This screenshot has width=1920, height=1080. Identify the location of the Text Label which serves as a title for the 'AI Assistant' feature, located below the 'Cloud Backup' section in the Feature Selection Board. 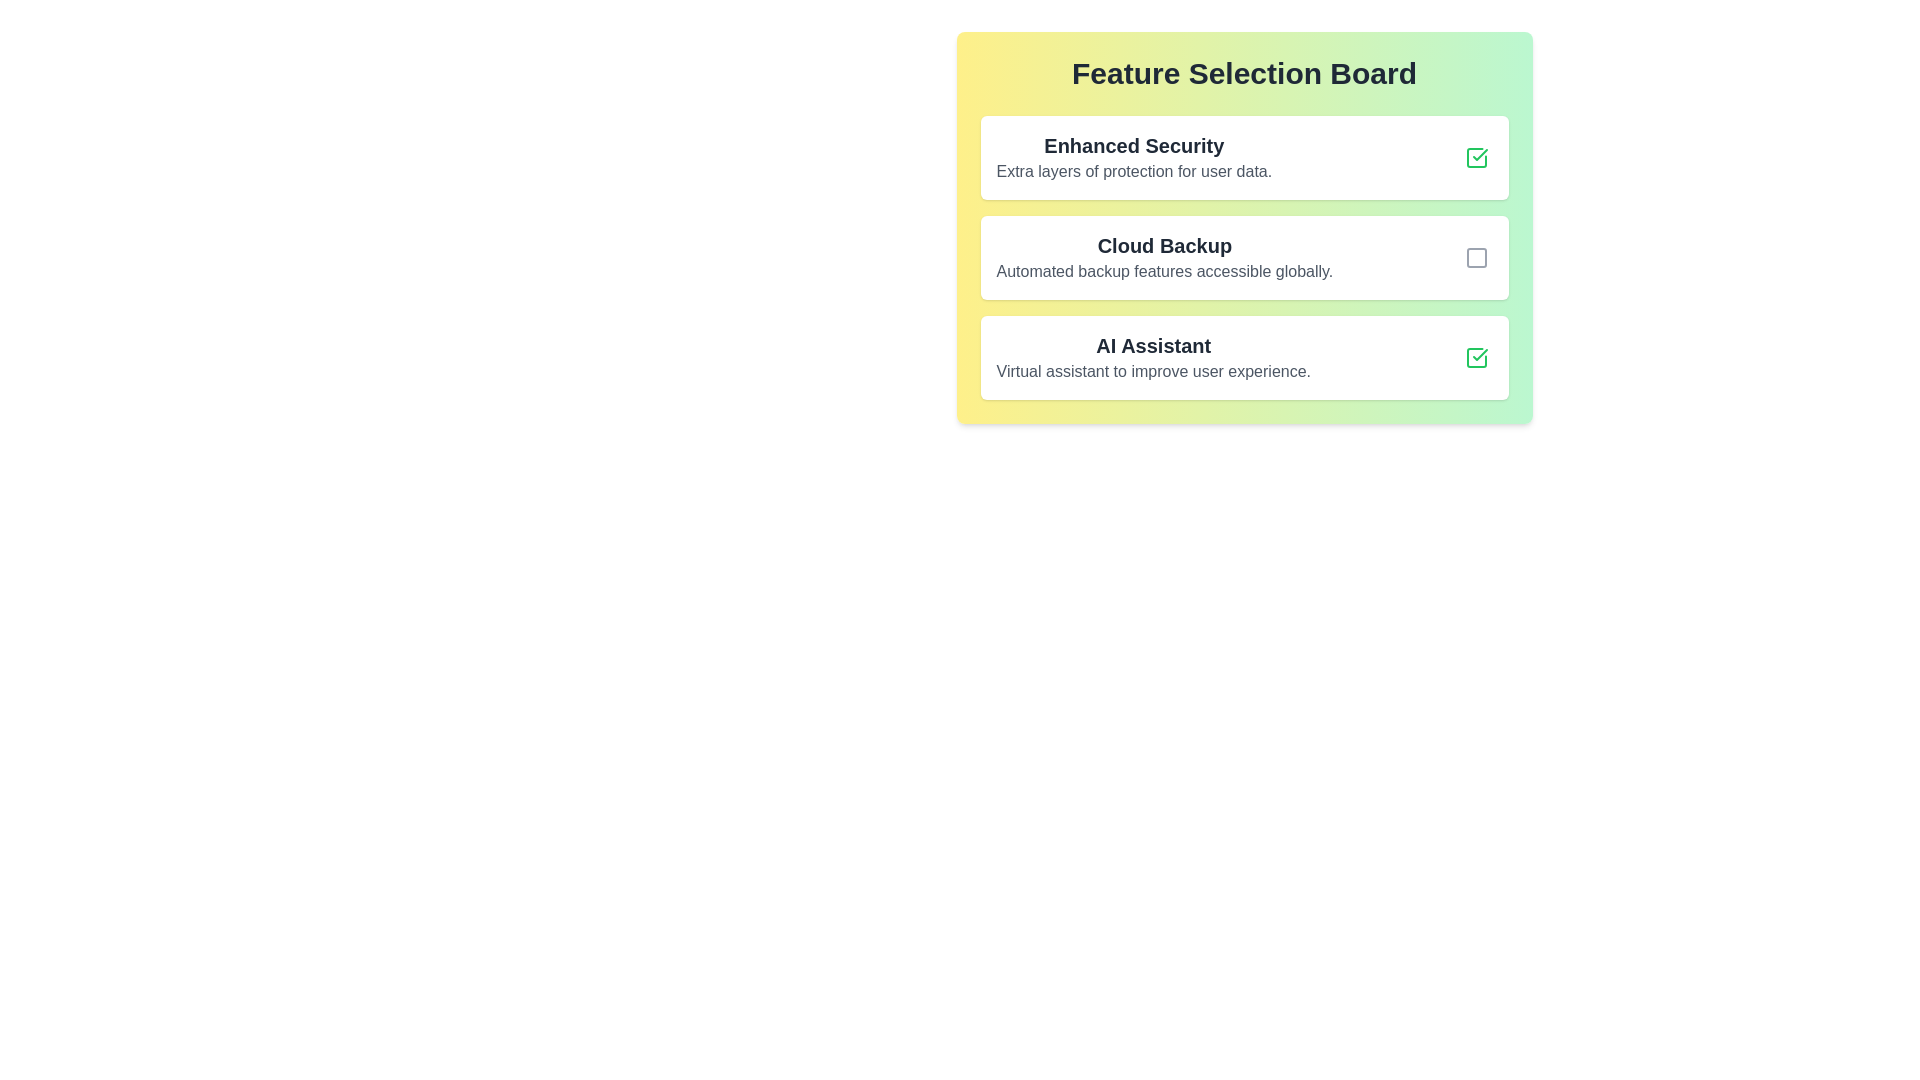
(1153, 345).